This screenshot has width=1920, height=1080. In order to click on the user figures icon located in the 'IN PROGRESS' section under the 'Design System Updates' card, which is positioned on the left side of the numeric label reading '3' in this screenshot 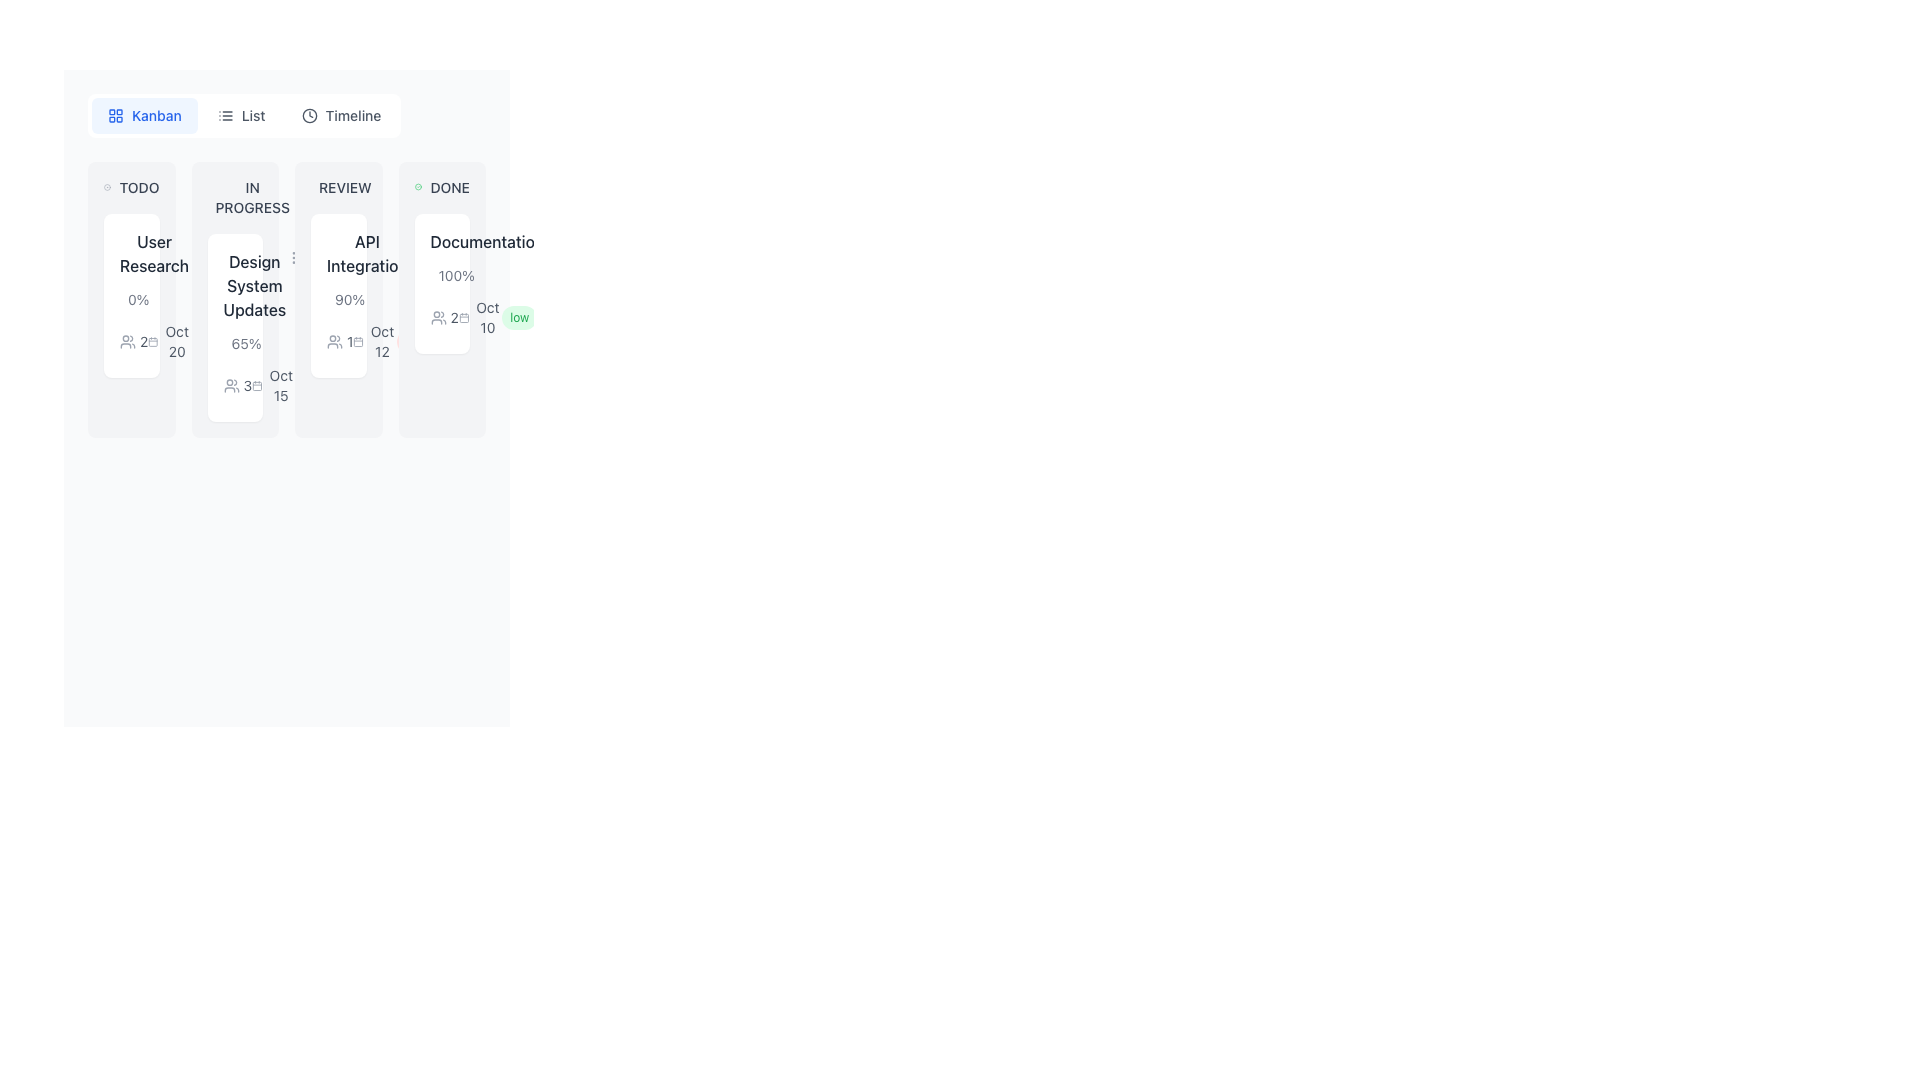, I will do `click(231, 385)`.